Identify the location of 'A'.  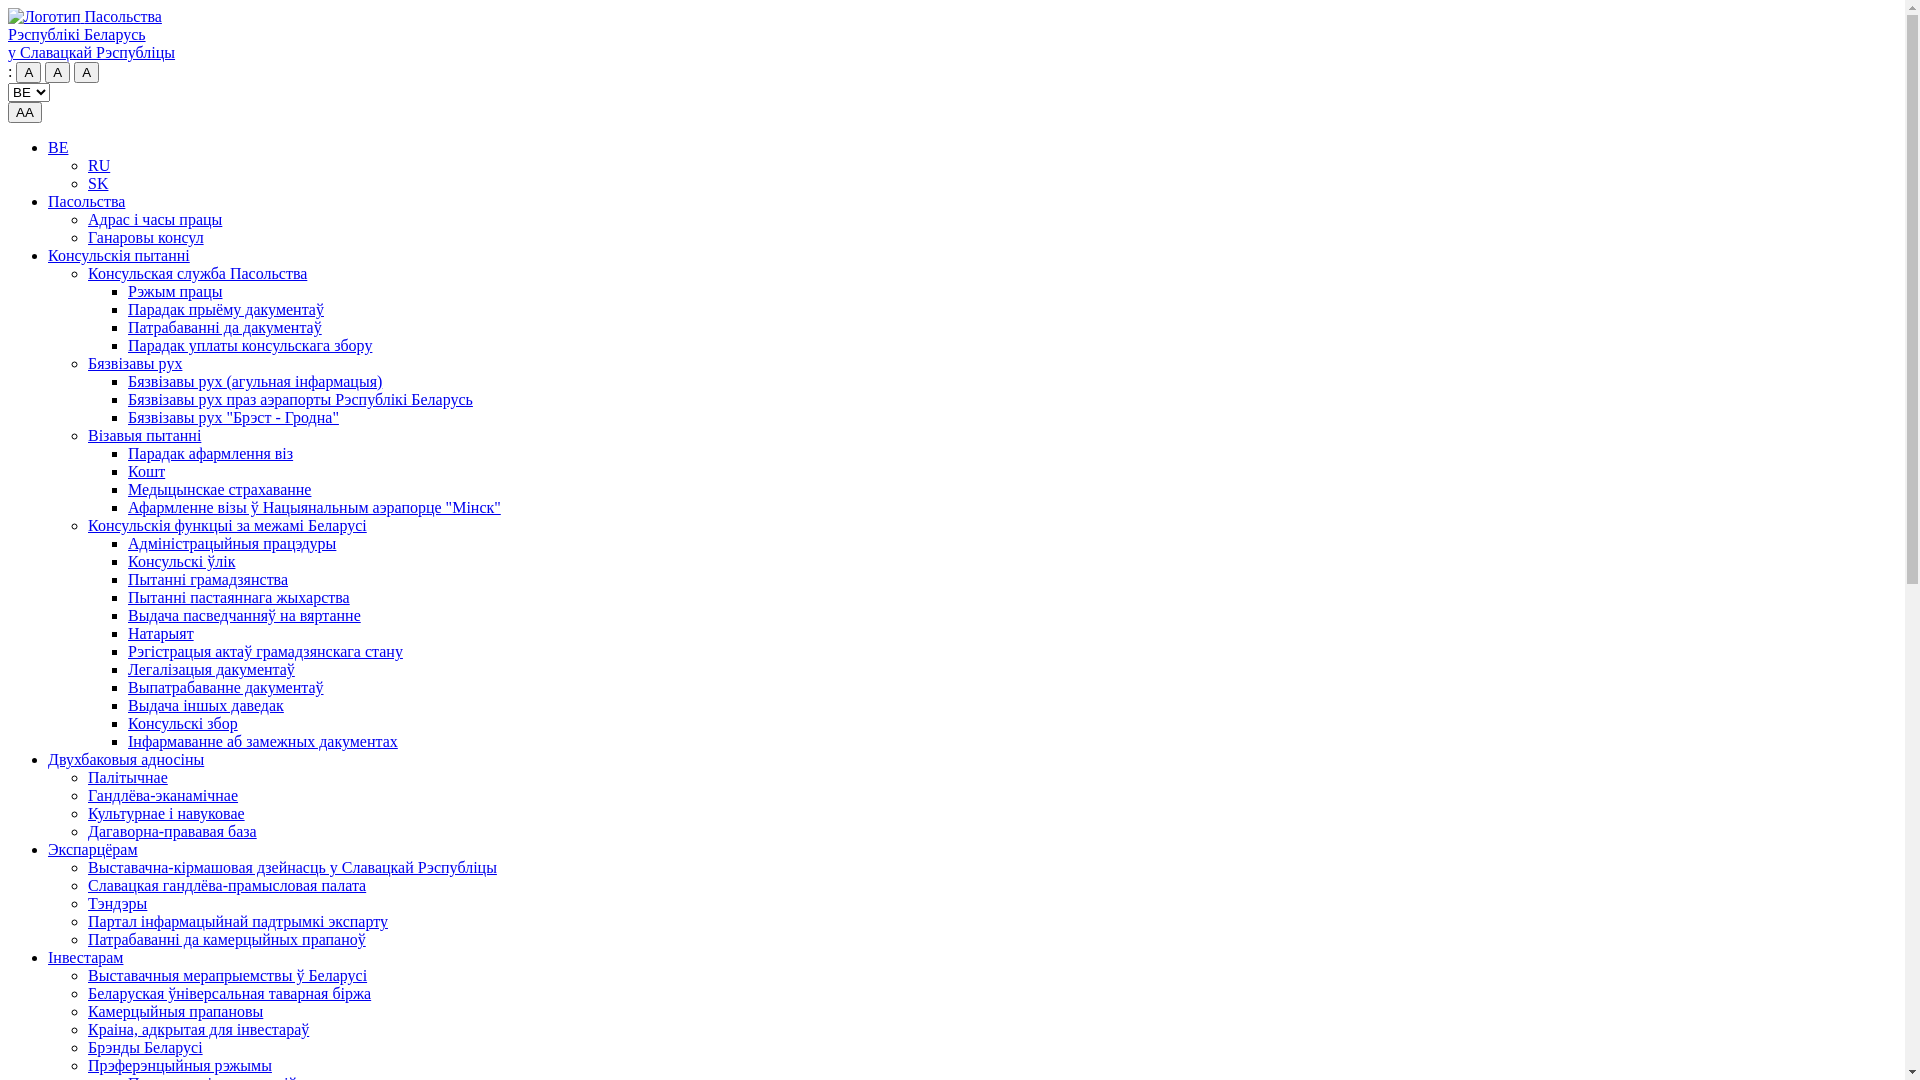
(57, 71).